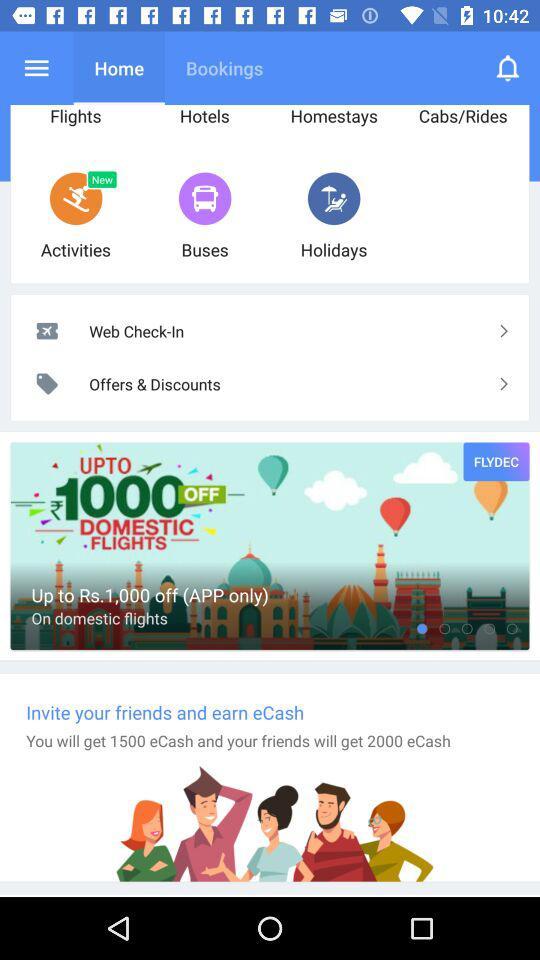 This screenshot has height=960, width=540. Describe the element at coordinates (421, 627) in the screenshot. I see `the icon to the right of the on domestic flights item` at that location.